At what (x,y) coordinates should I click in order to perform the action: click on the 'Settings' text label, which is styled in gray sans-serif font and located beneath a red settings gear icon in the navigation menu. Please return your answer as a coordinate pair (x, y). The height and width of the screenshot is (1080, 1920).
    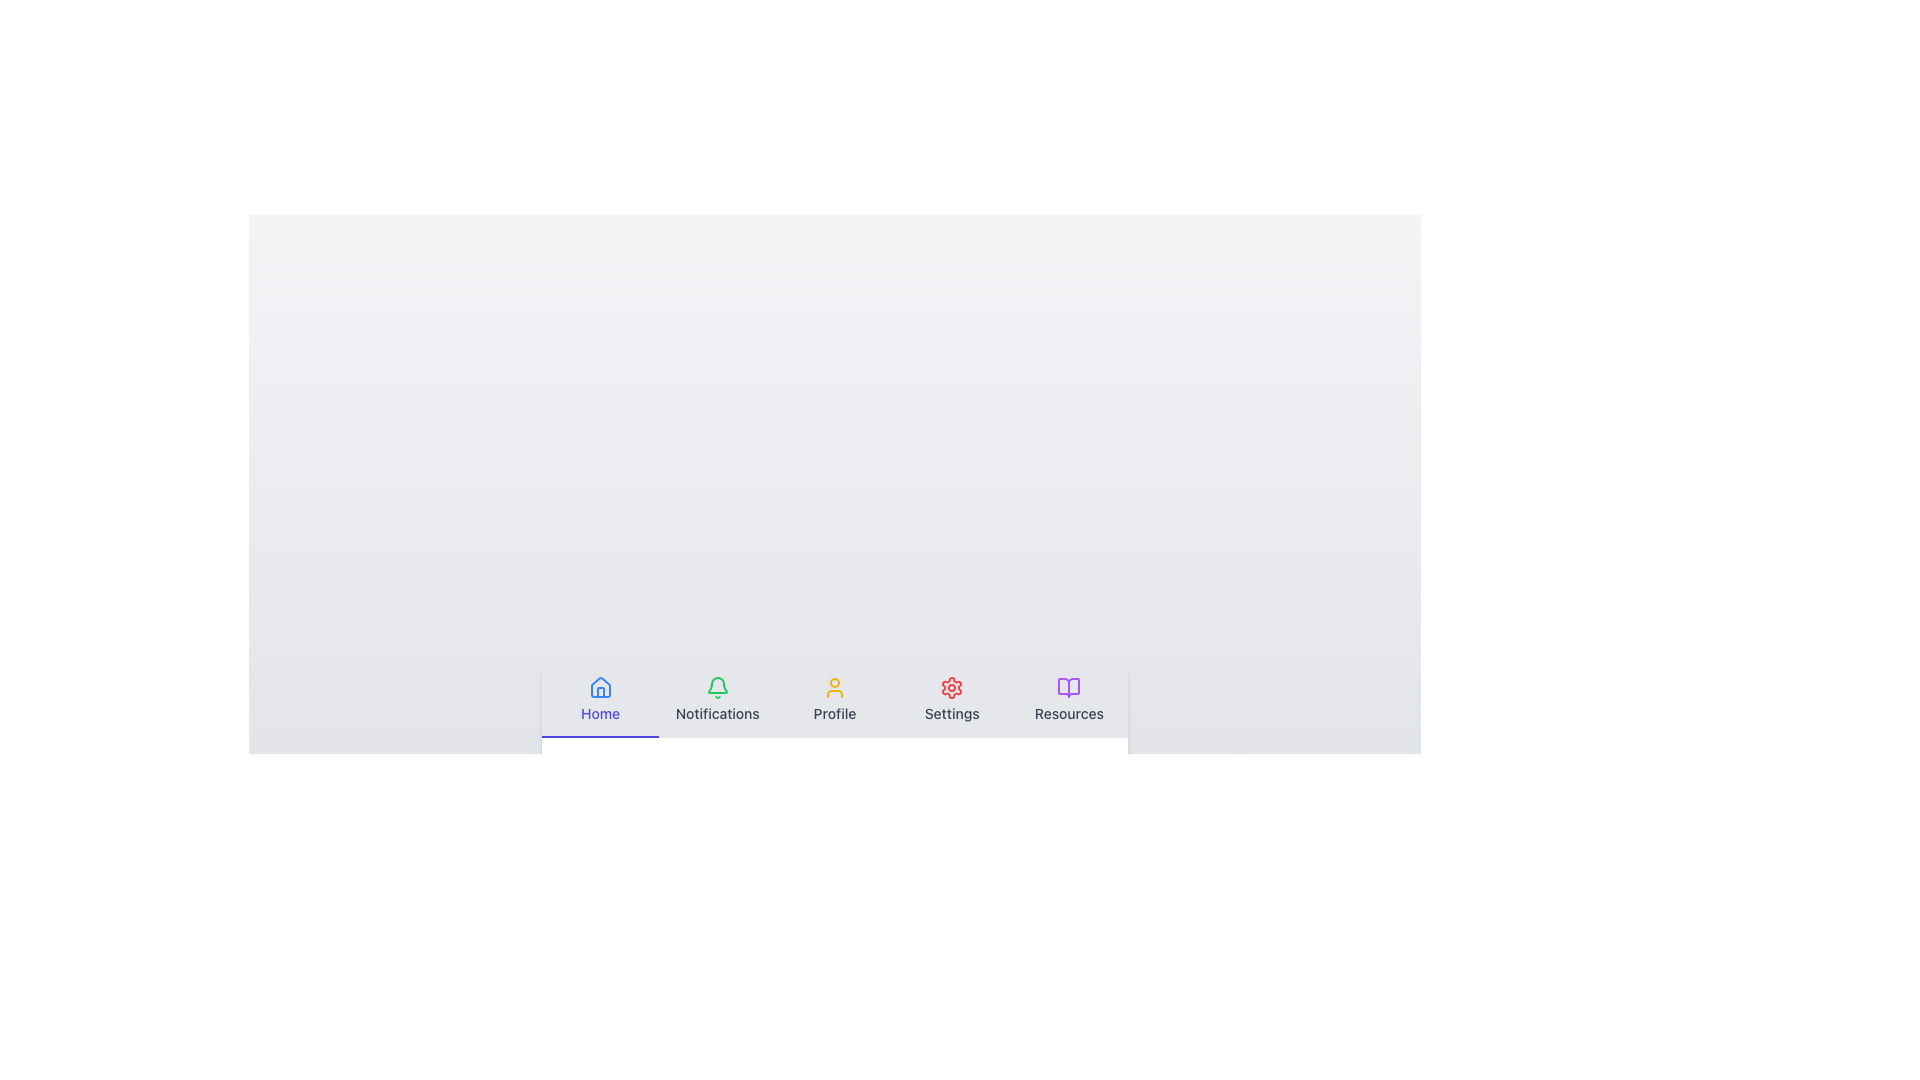
    Looking at the image, I should click on (951, 712).